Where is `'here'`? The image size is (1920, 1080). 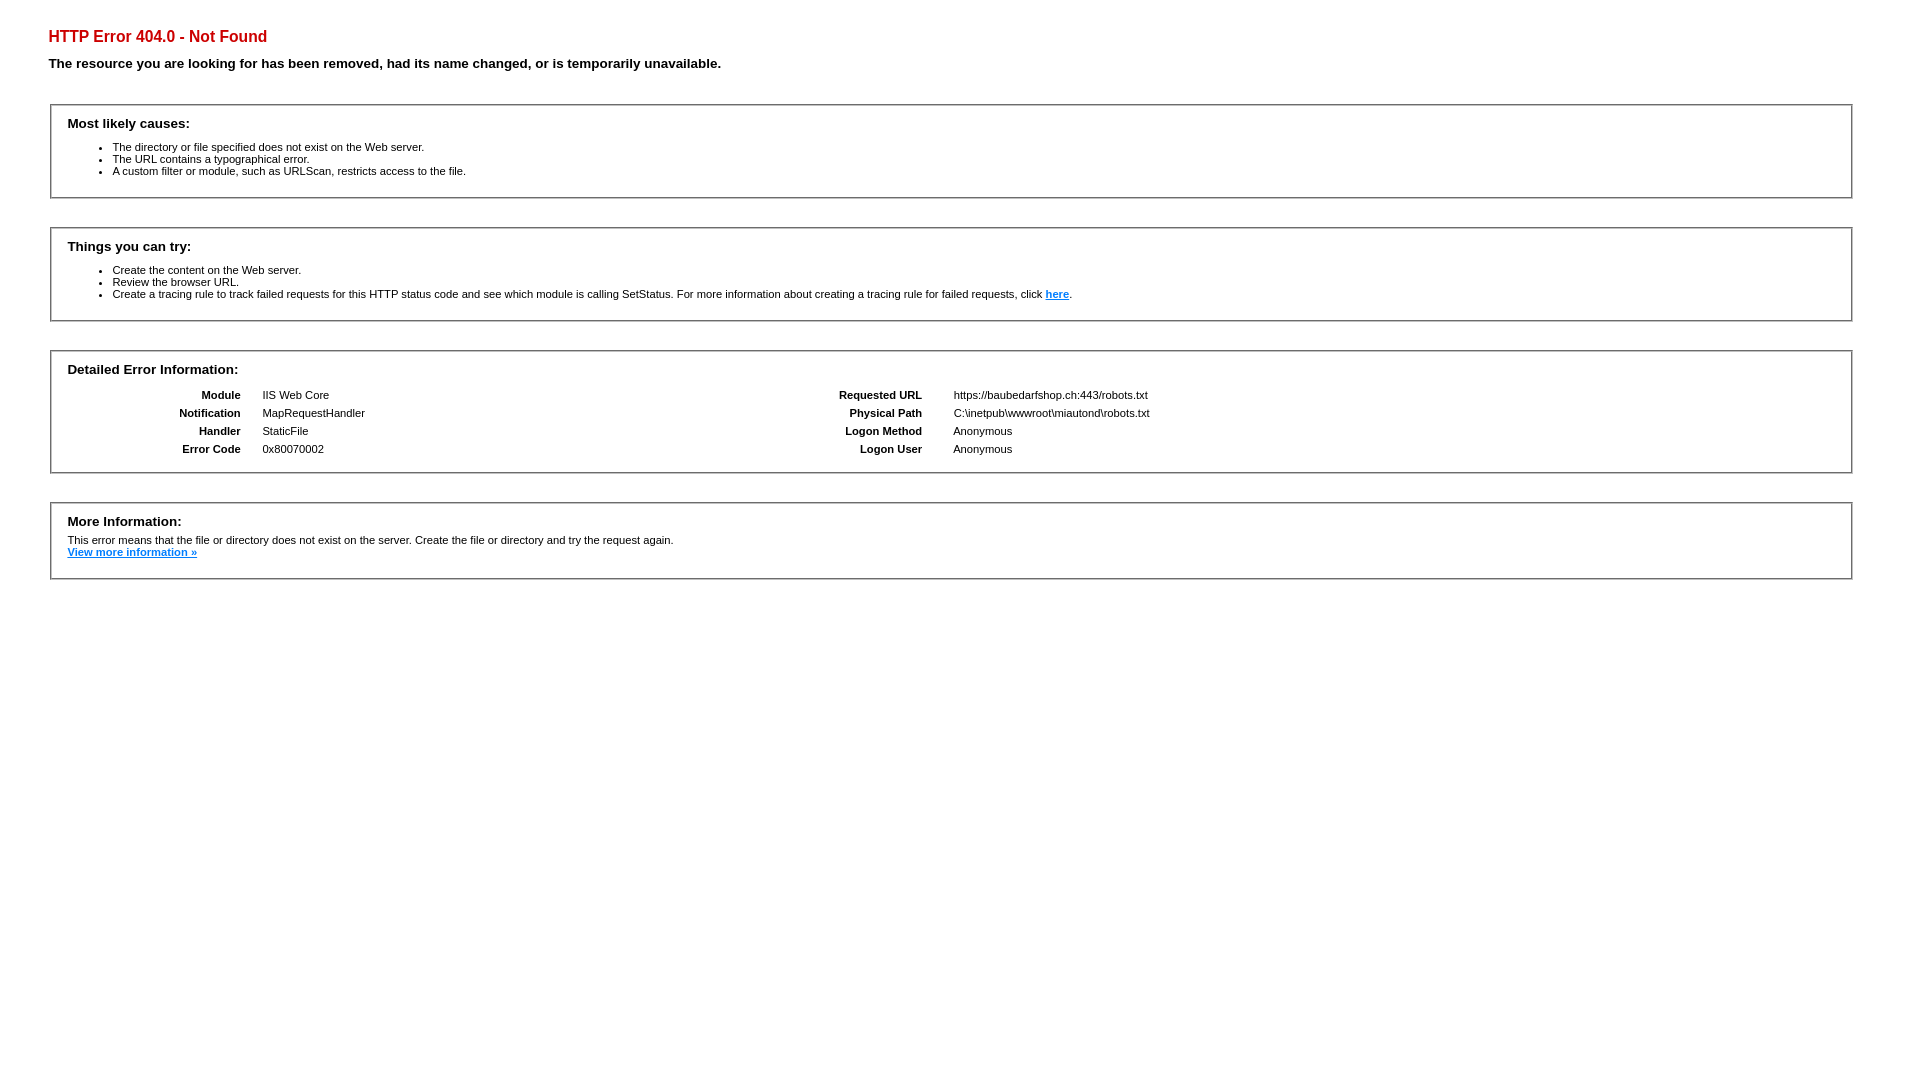 'here' is located at coordinates (1056, 293).